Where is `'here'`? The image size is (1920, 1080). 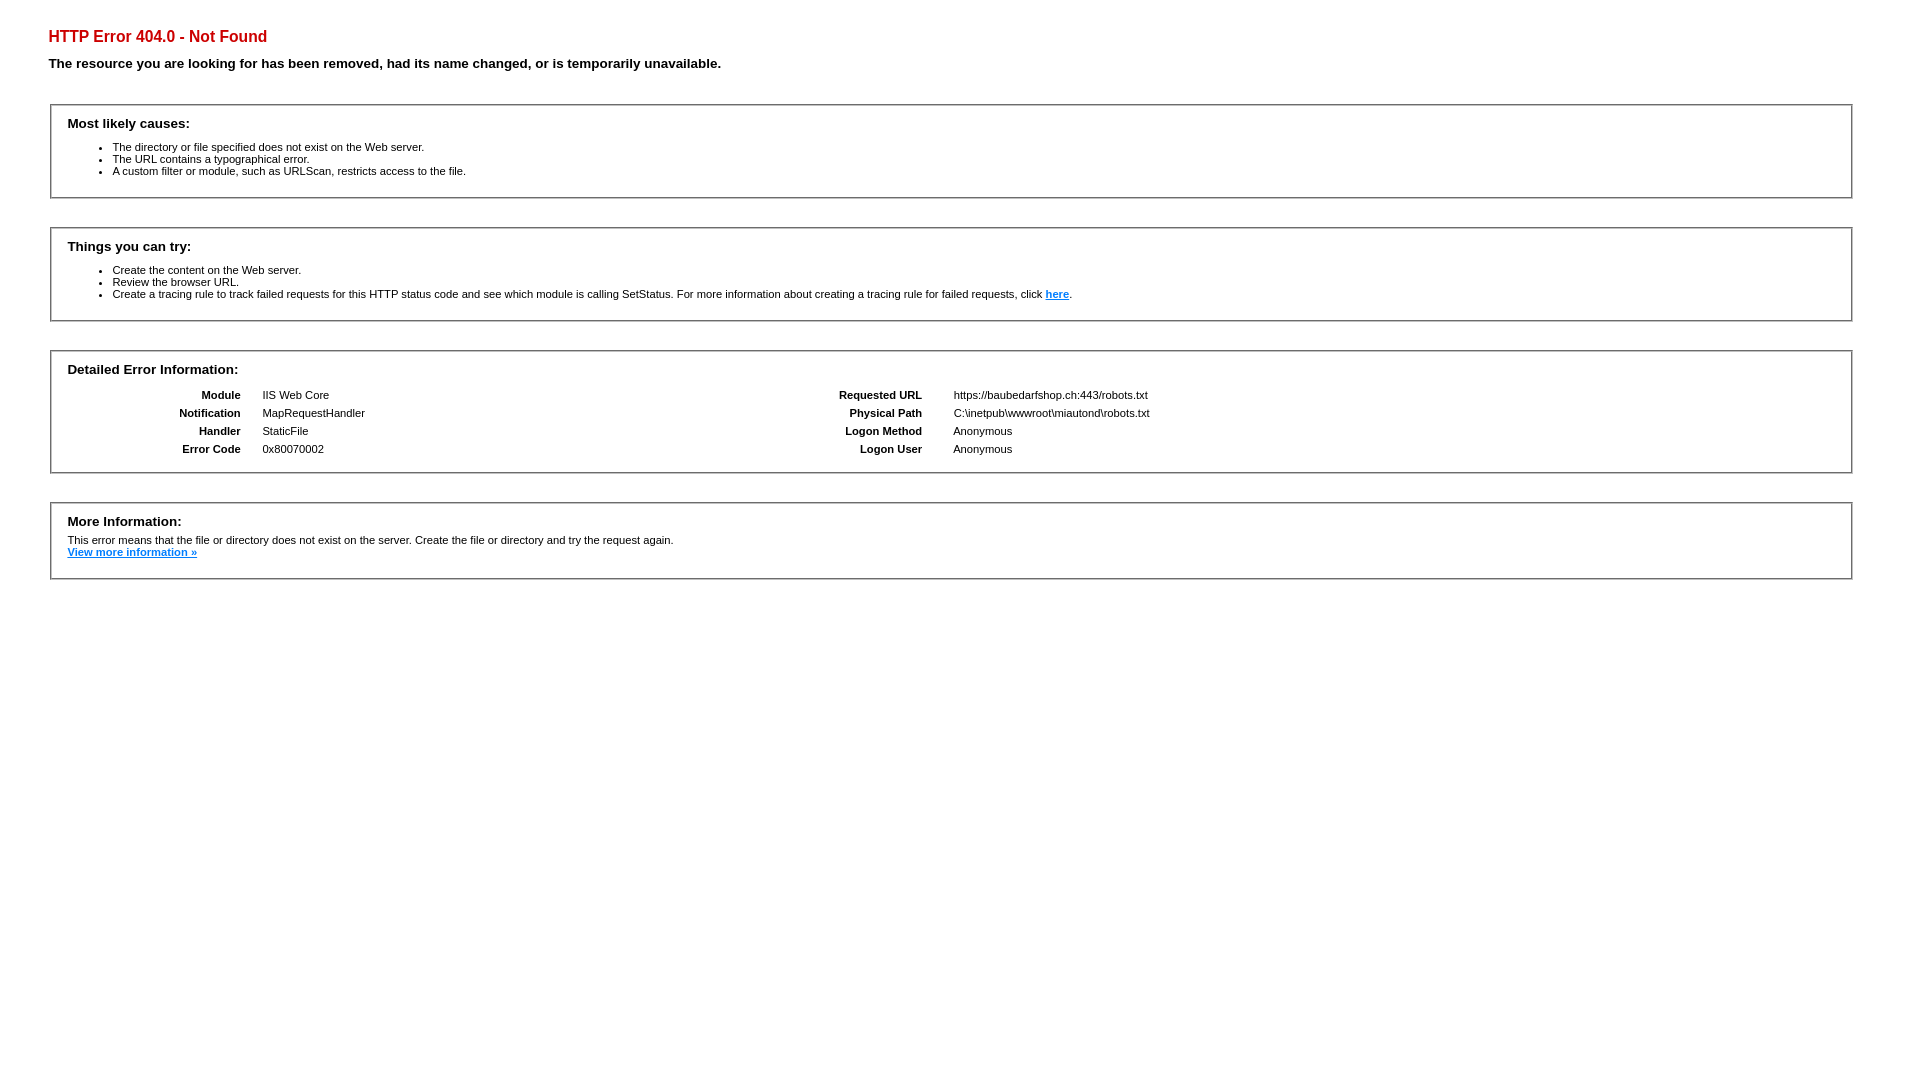 'here' is located at coordinates (1056, 293).